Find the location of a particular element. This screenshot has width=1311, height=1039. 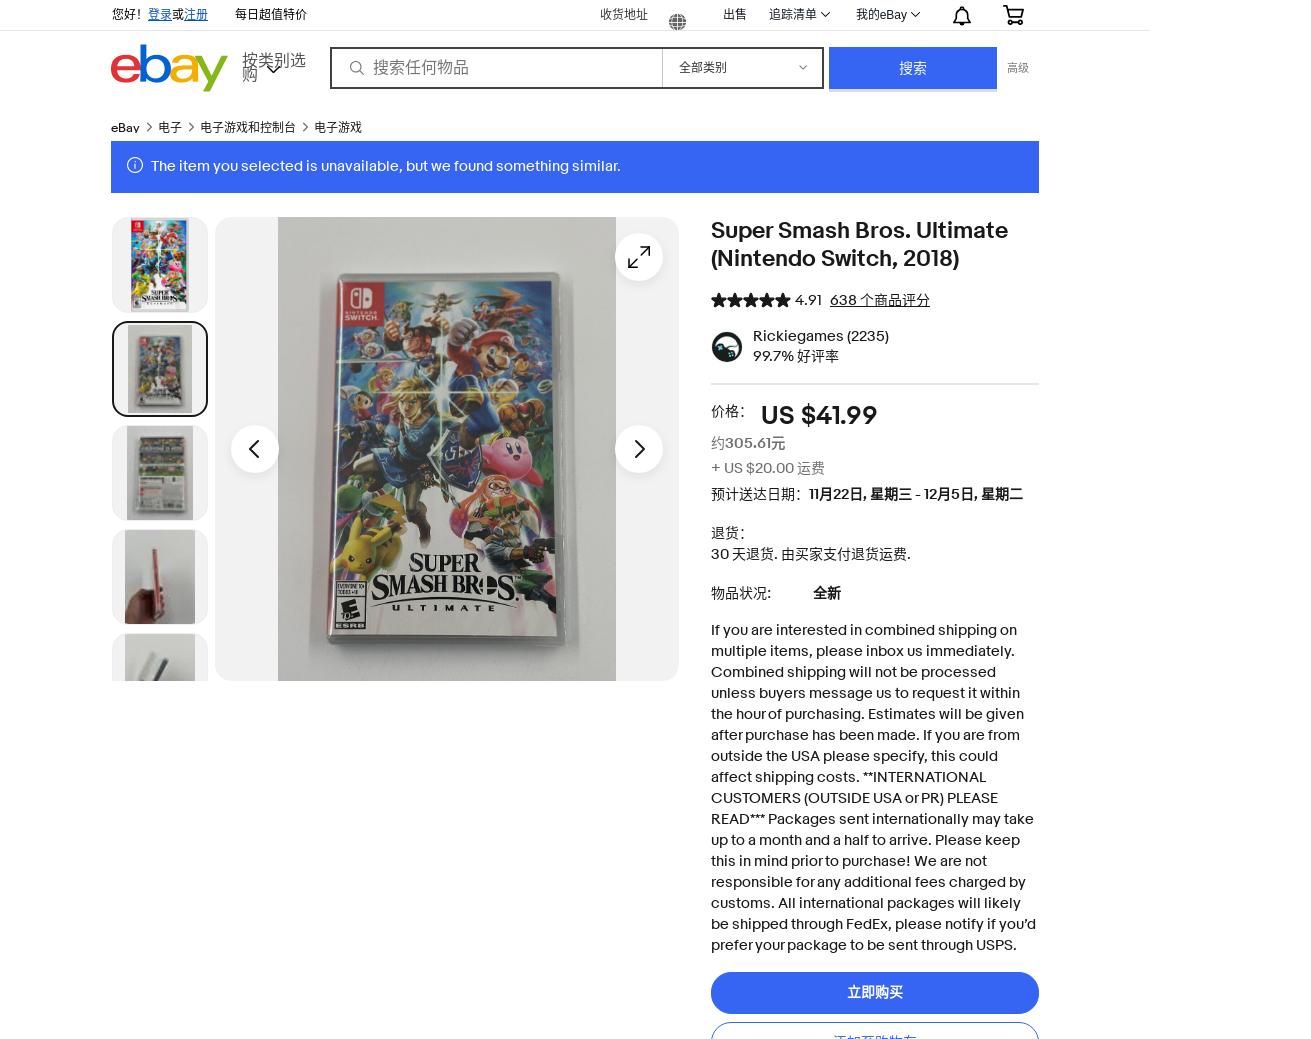

'物品状况:' is located at coordinates (709, 592).